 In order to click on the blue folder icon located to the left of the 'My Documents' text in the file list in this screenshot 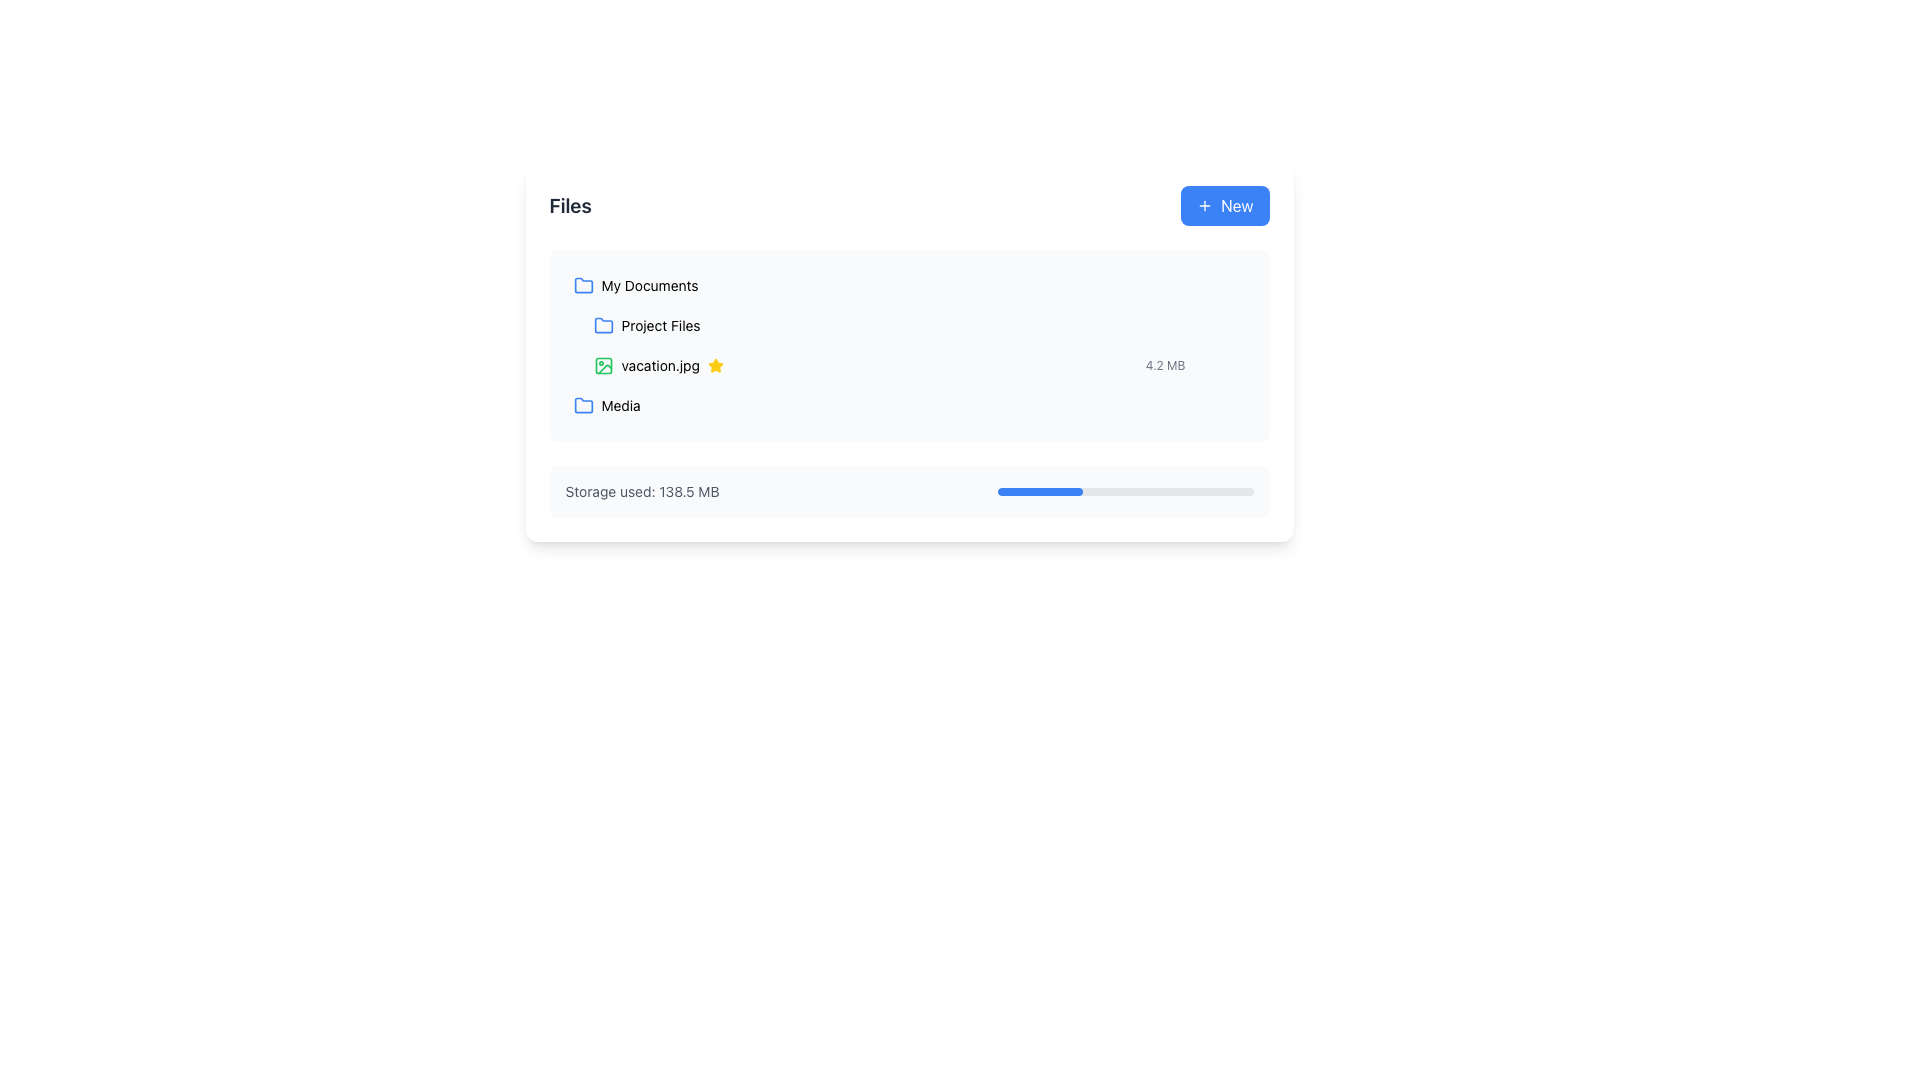, I will do `click(582, 285)`.